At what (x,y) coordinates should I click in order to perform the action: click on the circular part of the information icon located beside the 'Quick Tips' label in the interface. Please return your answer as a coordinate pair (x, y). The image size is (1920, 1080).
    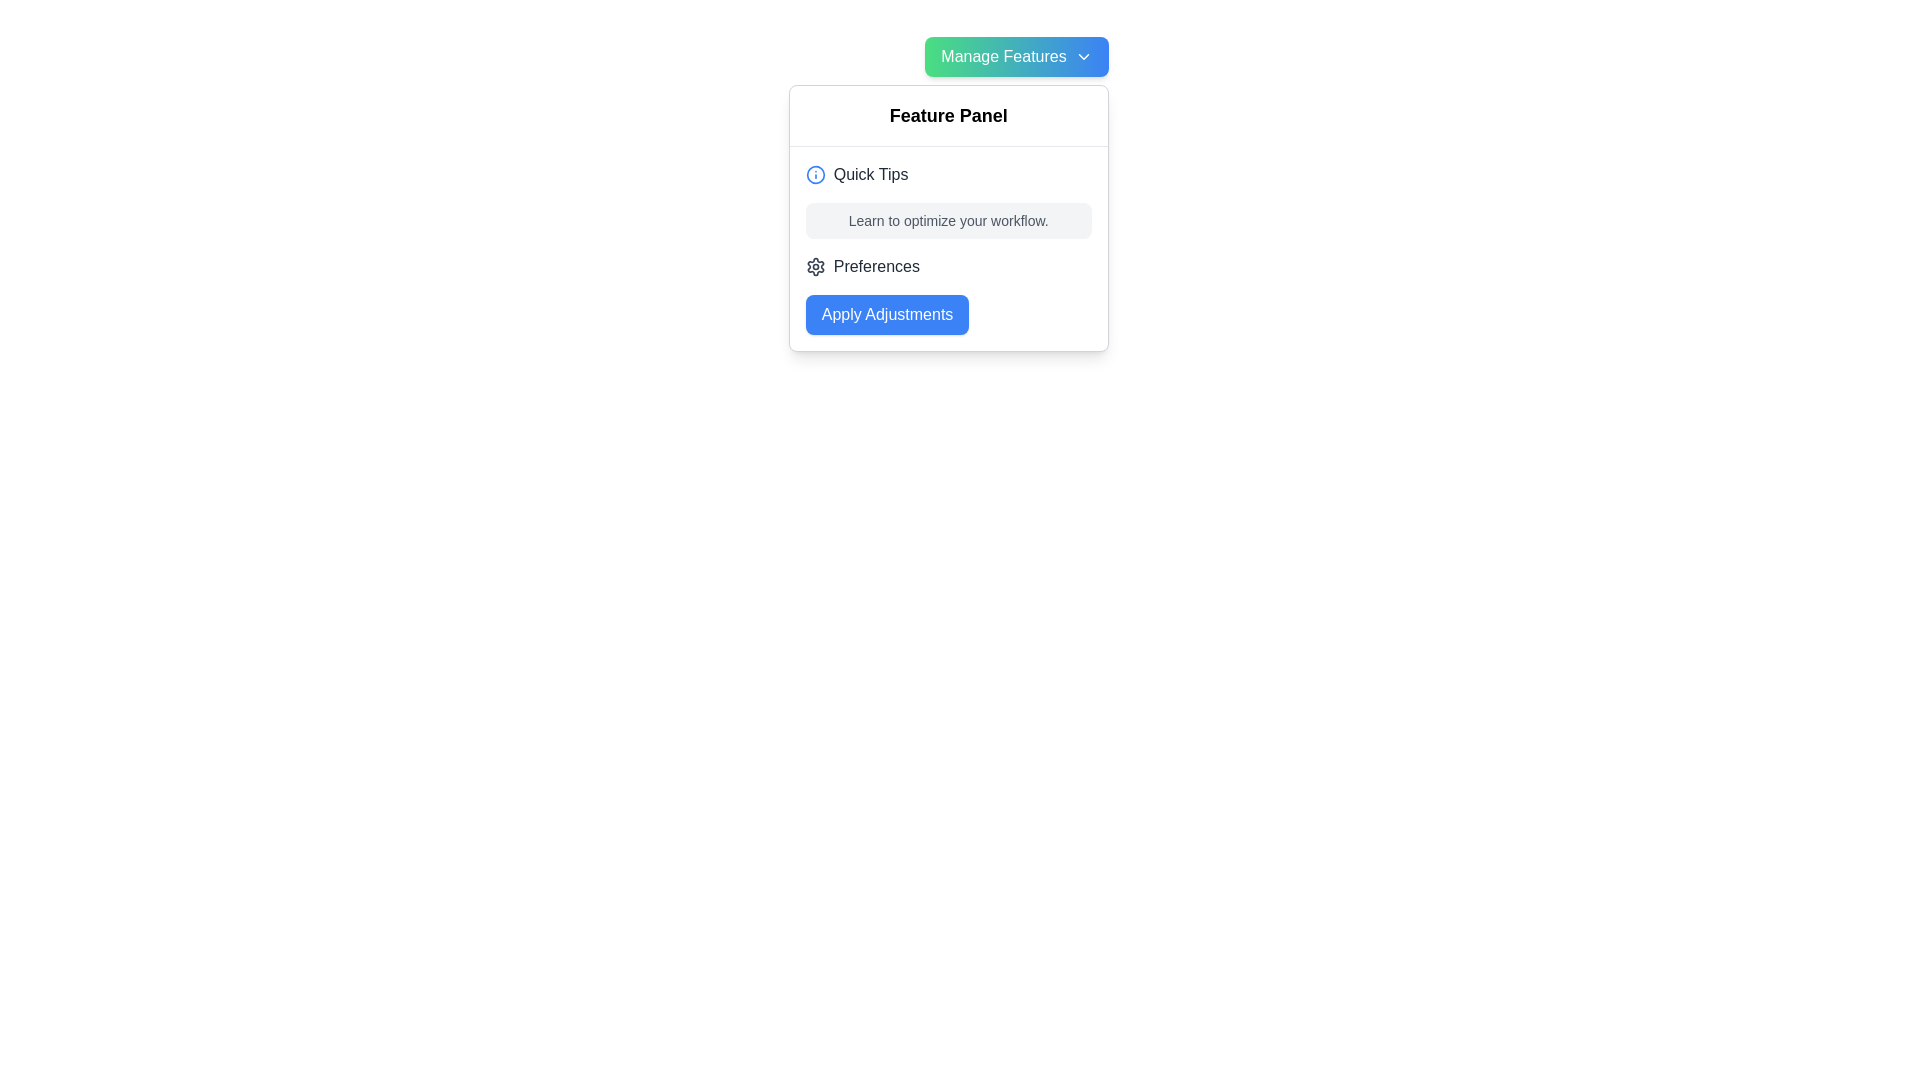
    Looking at the image, I should click on (815, 173).